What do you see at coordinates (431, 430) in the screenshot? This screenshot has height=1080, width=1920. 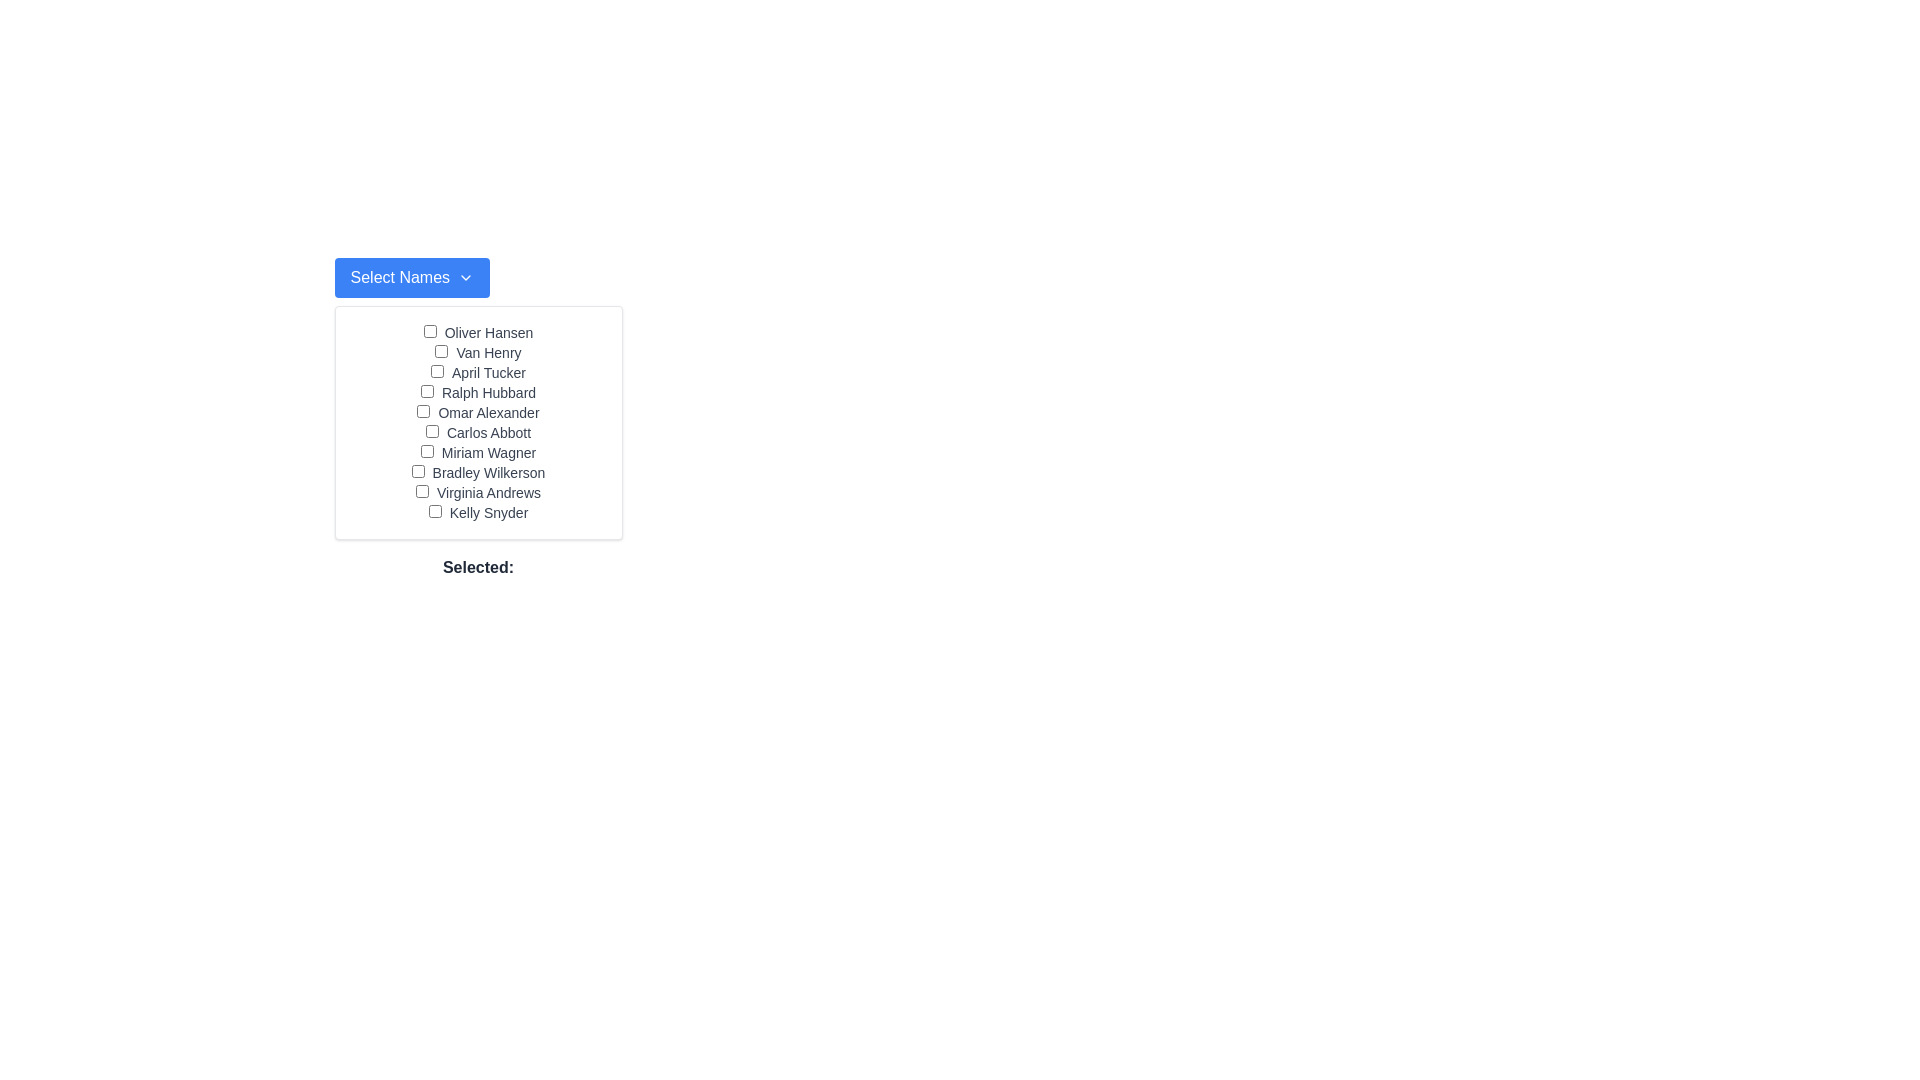 I see `the checkbox located to the left of the text 'Carlos Abbott', which is the sixth checkbox in a vertical list of checkboxes` at bounding box center [431, 430].